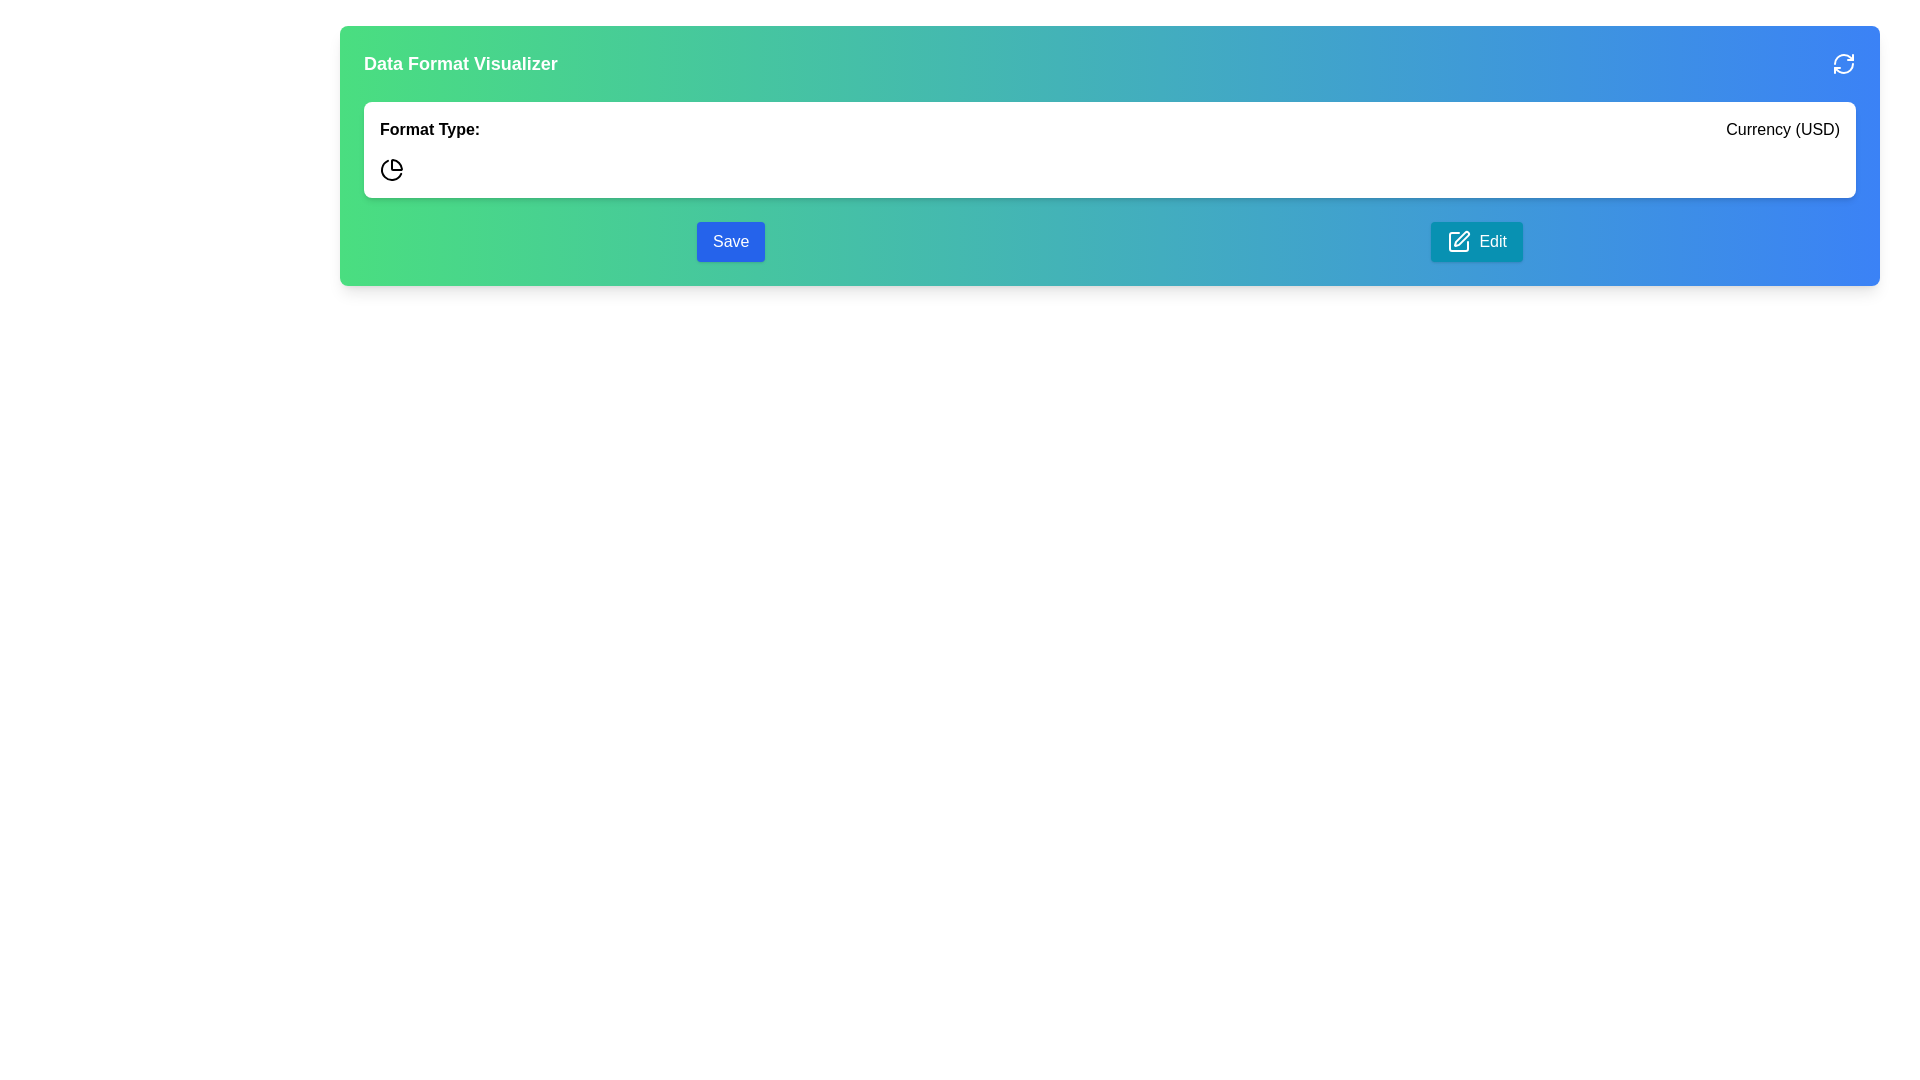 The image size is (1920, 1080). I want to click on the Static Text Label displaying 'Currency (USD)' positioned on the far right of the horizontal bar in the application interface, so click(1783, 130).